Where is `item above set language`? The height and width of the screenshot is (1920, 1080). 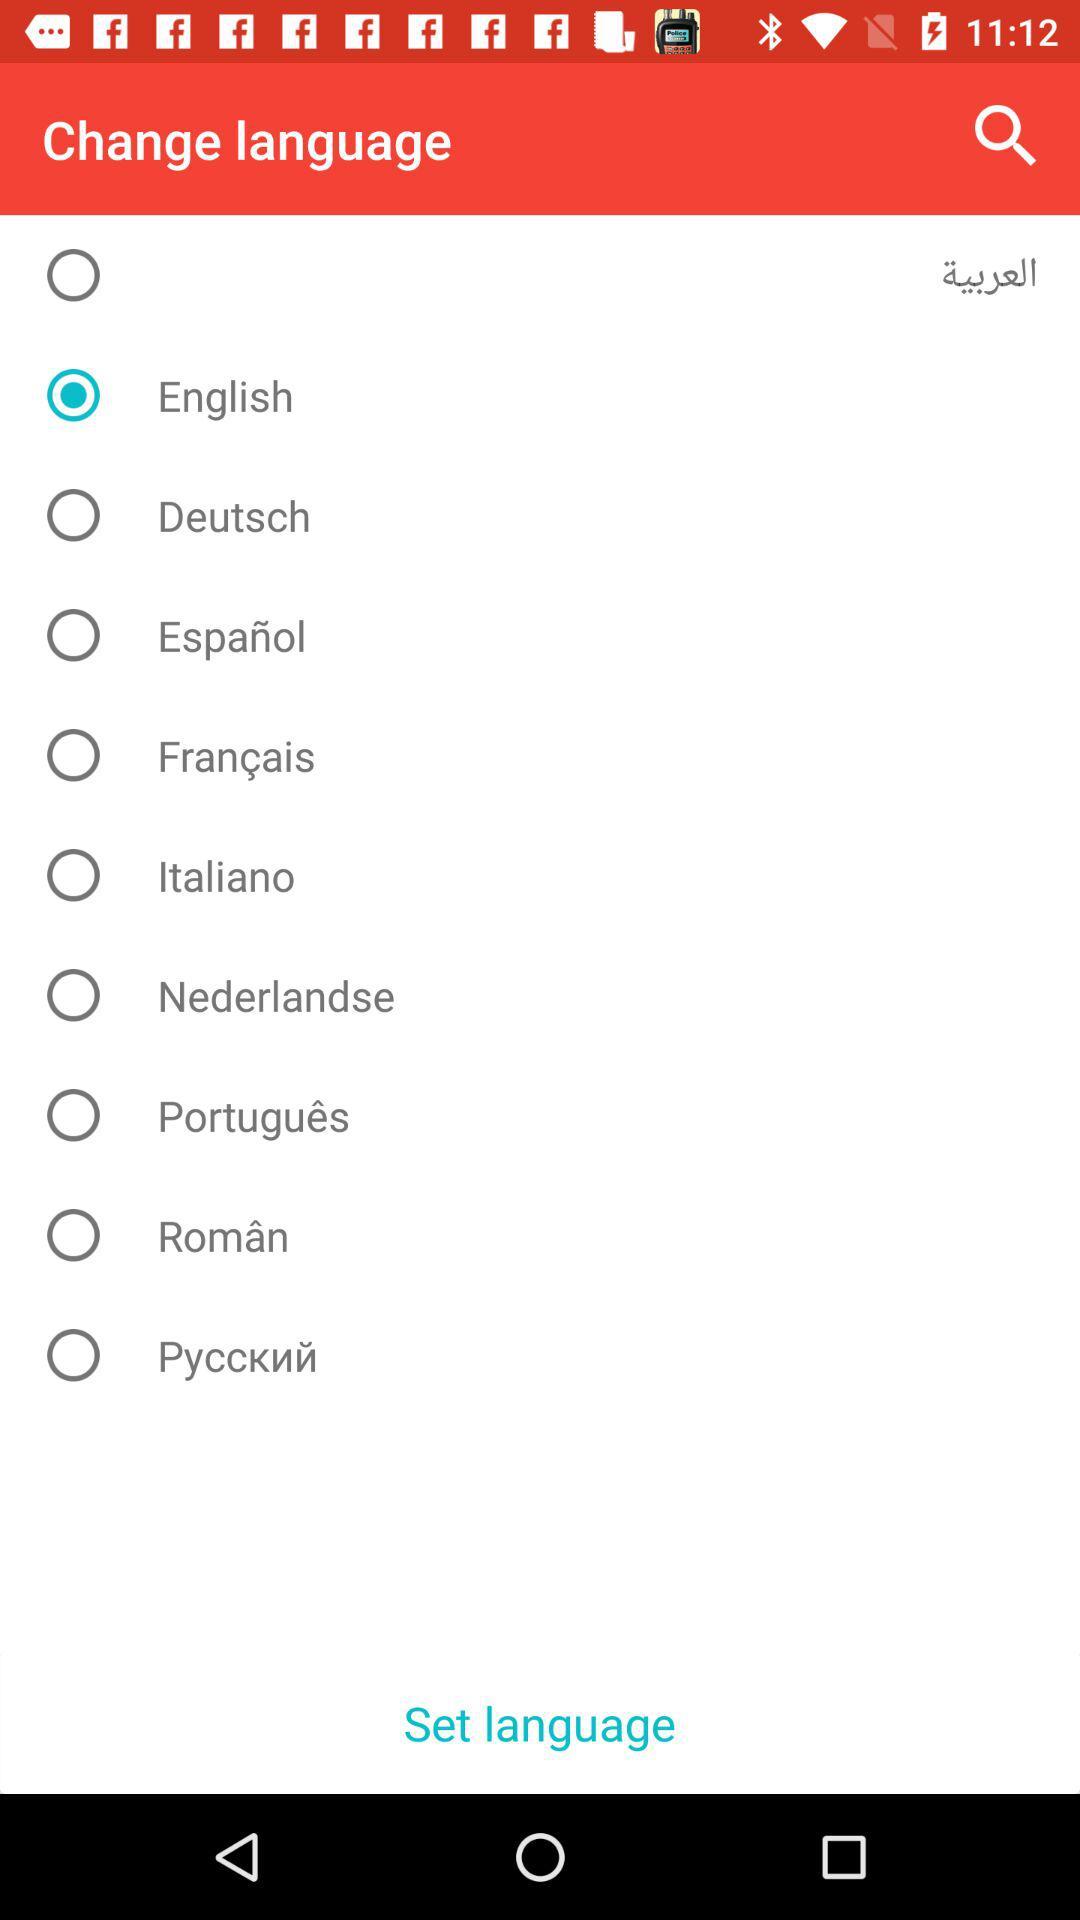
item above set language is located at coordinates (555, 1355).